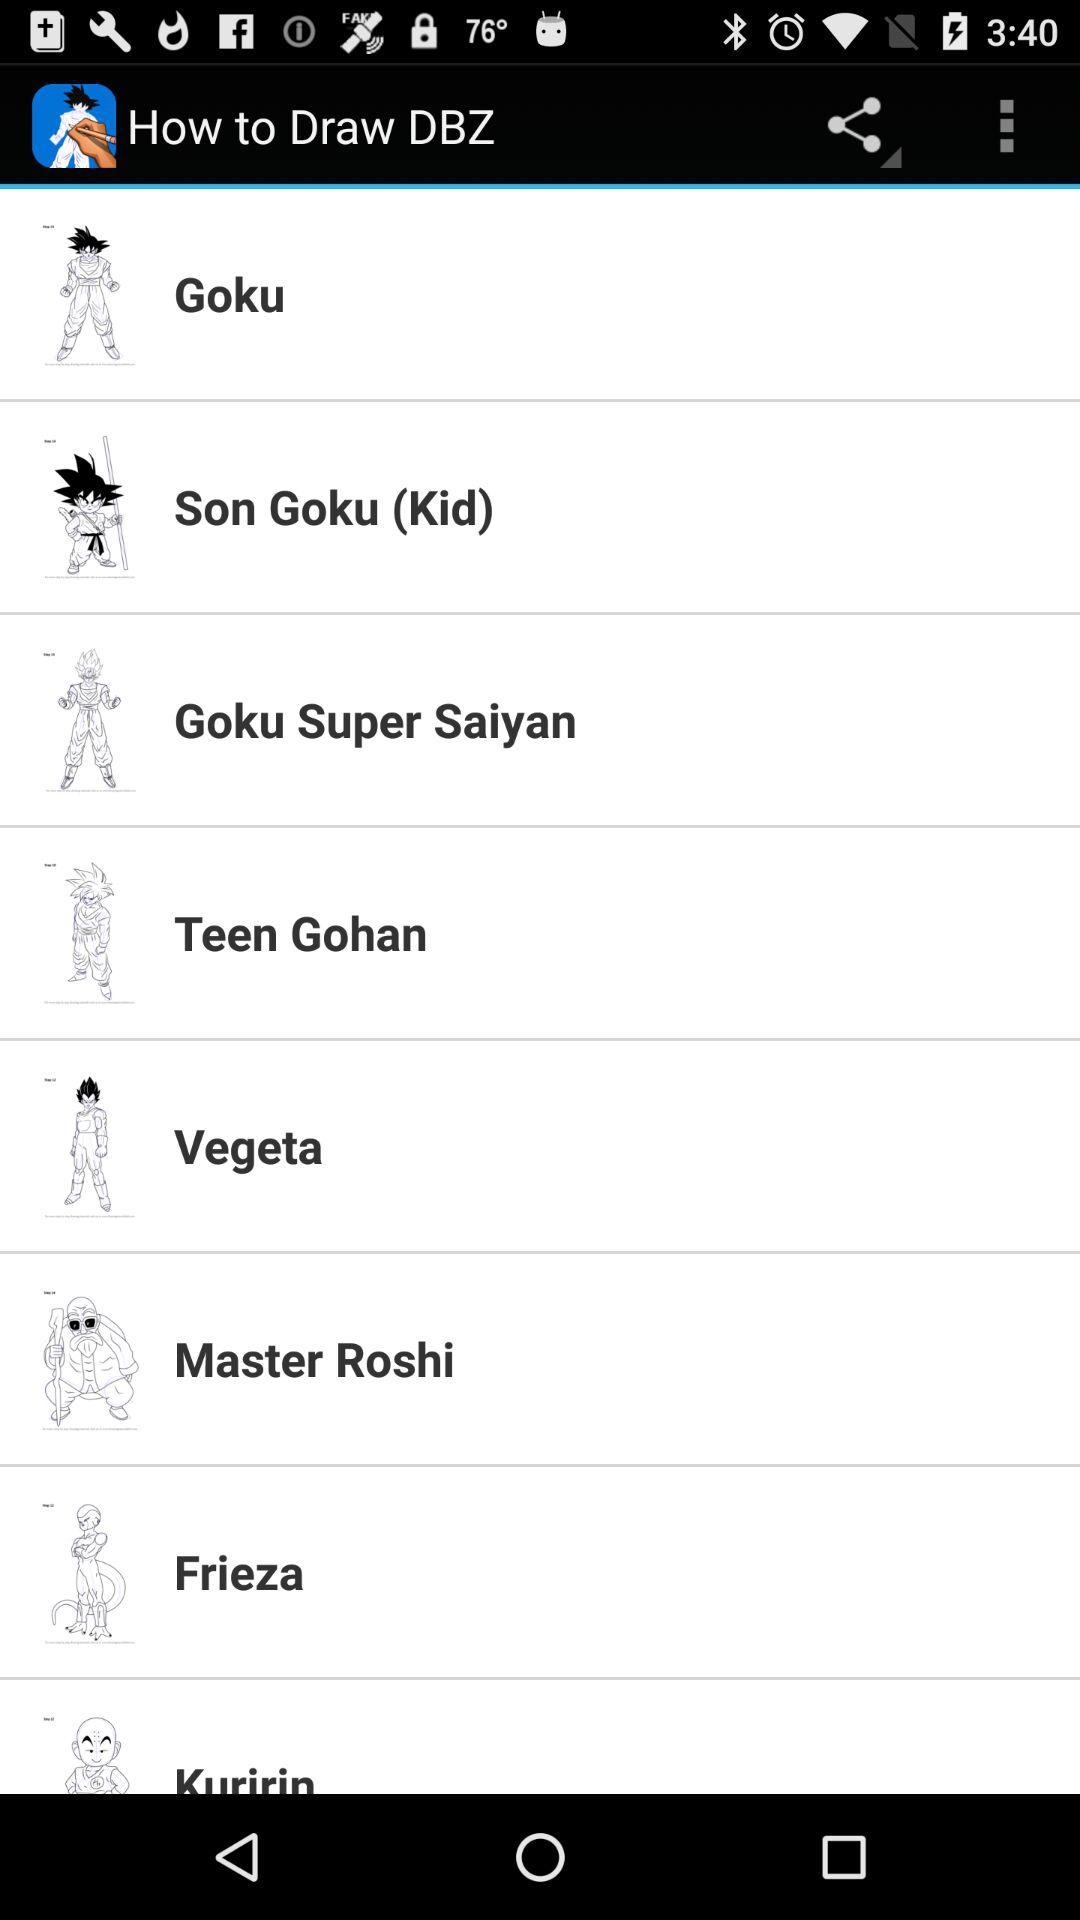 The width and height of the screenshot is (1080, 1920). Describe the element at coordinates (613, 1145) in the screenshot. I see `item below teen gohan app` at that location.